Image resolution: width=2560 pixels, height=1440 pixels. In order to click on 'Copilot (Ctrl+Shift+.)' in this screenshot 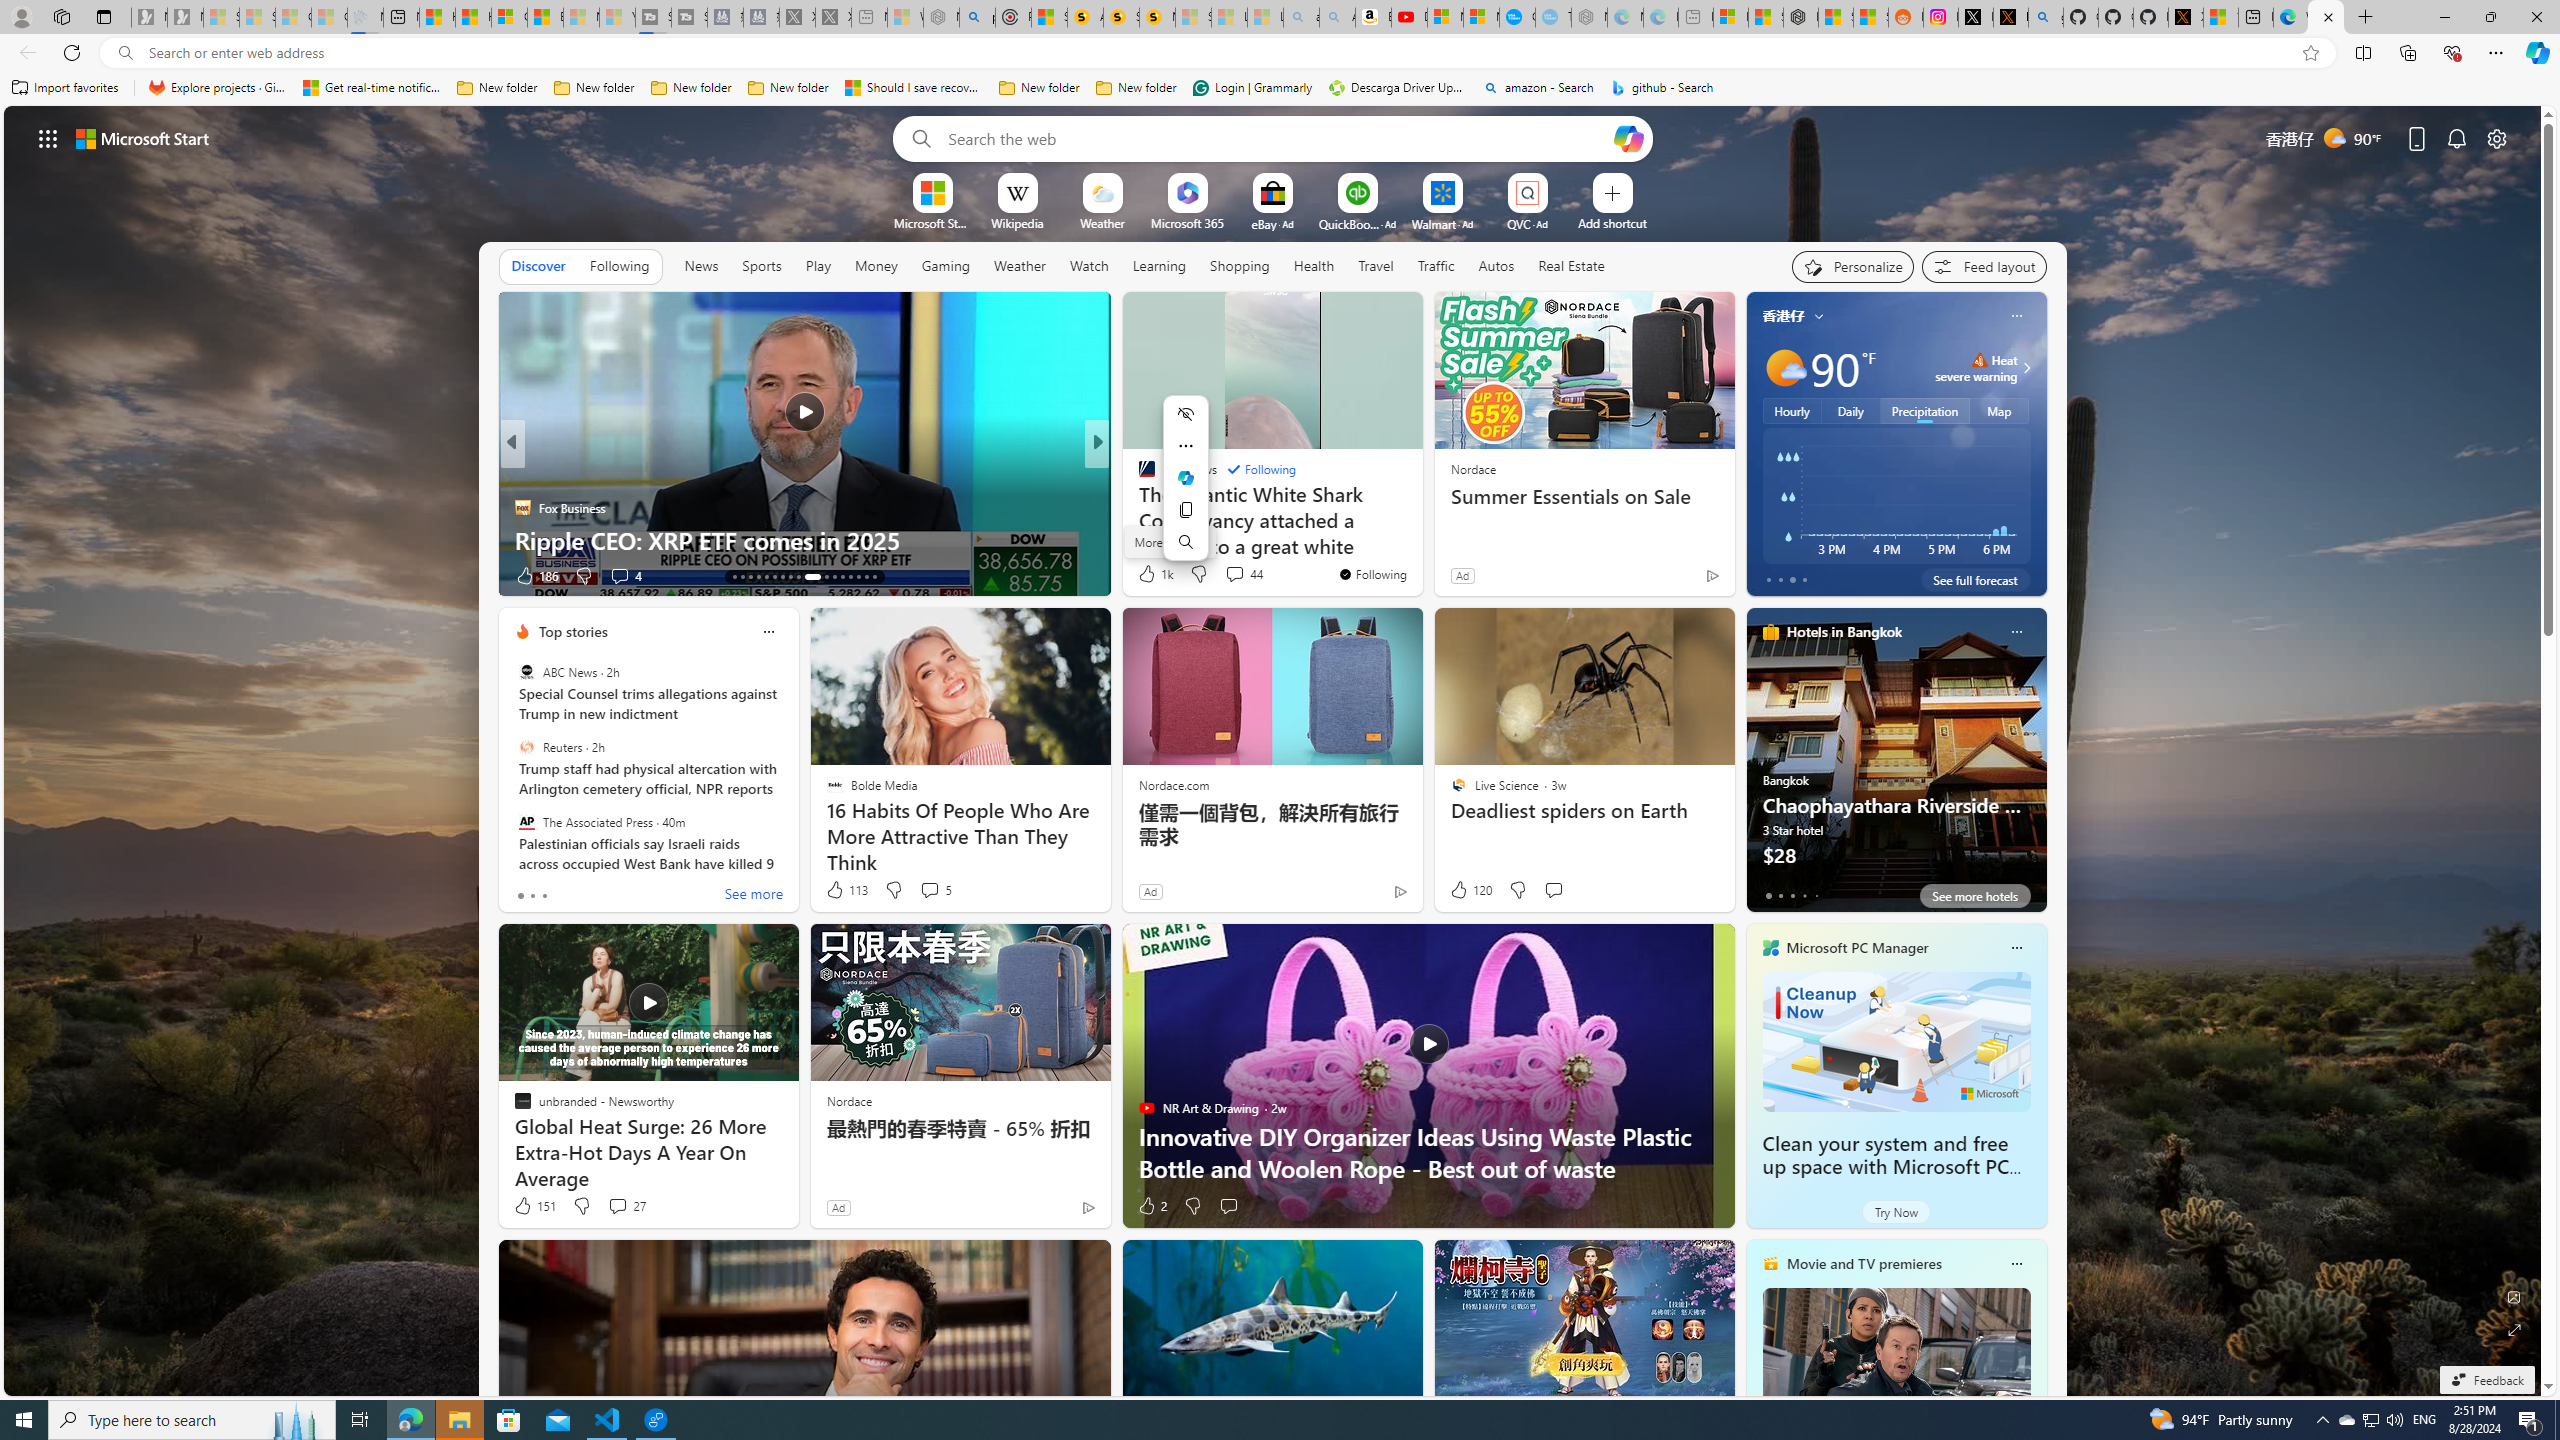, I will do `click(2535, 51)`.